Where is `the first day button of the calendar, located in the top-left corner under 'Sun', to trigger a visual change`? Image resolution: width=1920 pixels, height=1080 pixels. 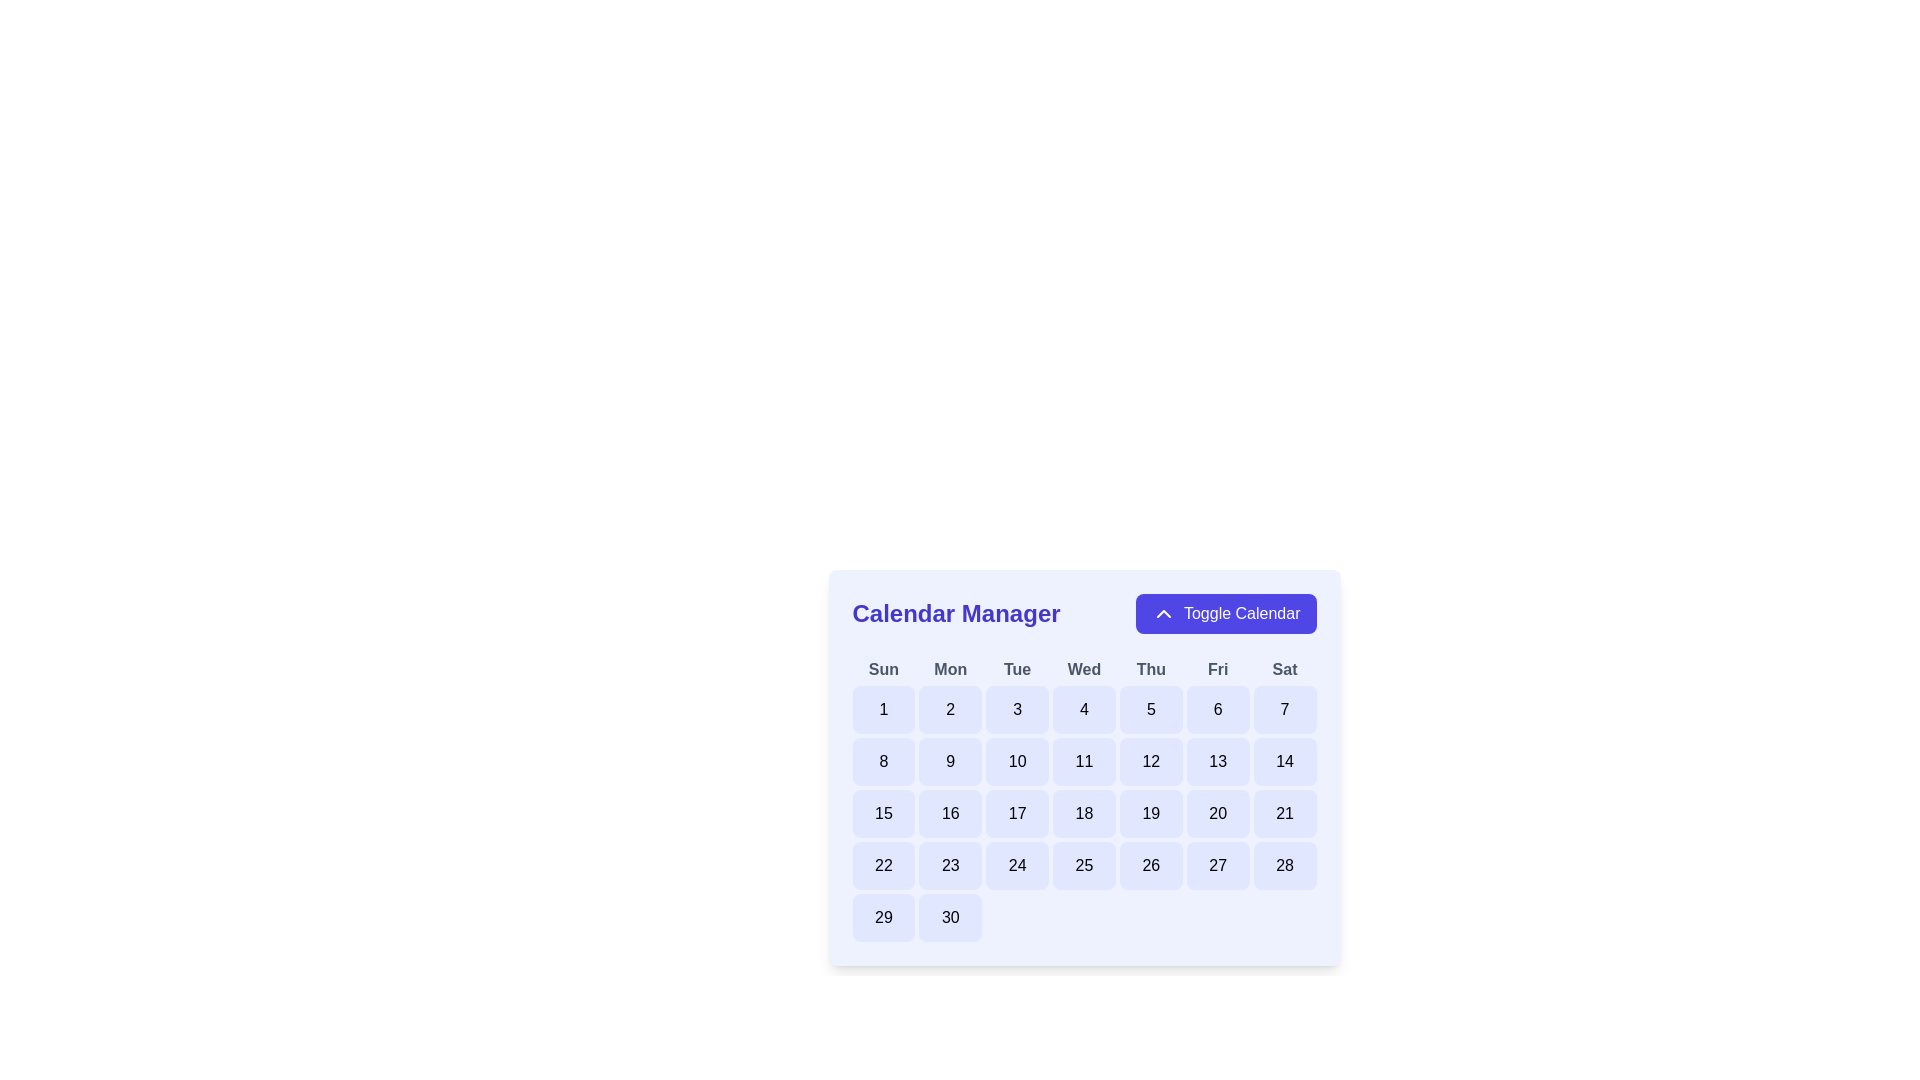
the first day button of the calendar, located in the top-left corner under 'Sun', to trigger a visual change is located at coordinates (882, 708).